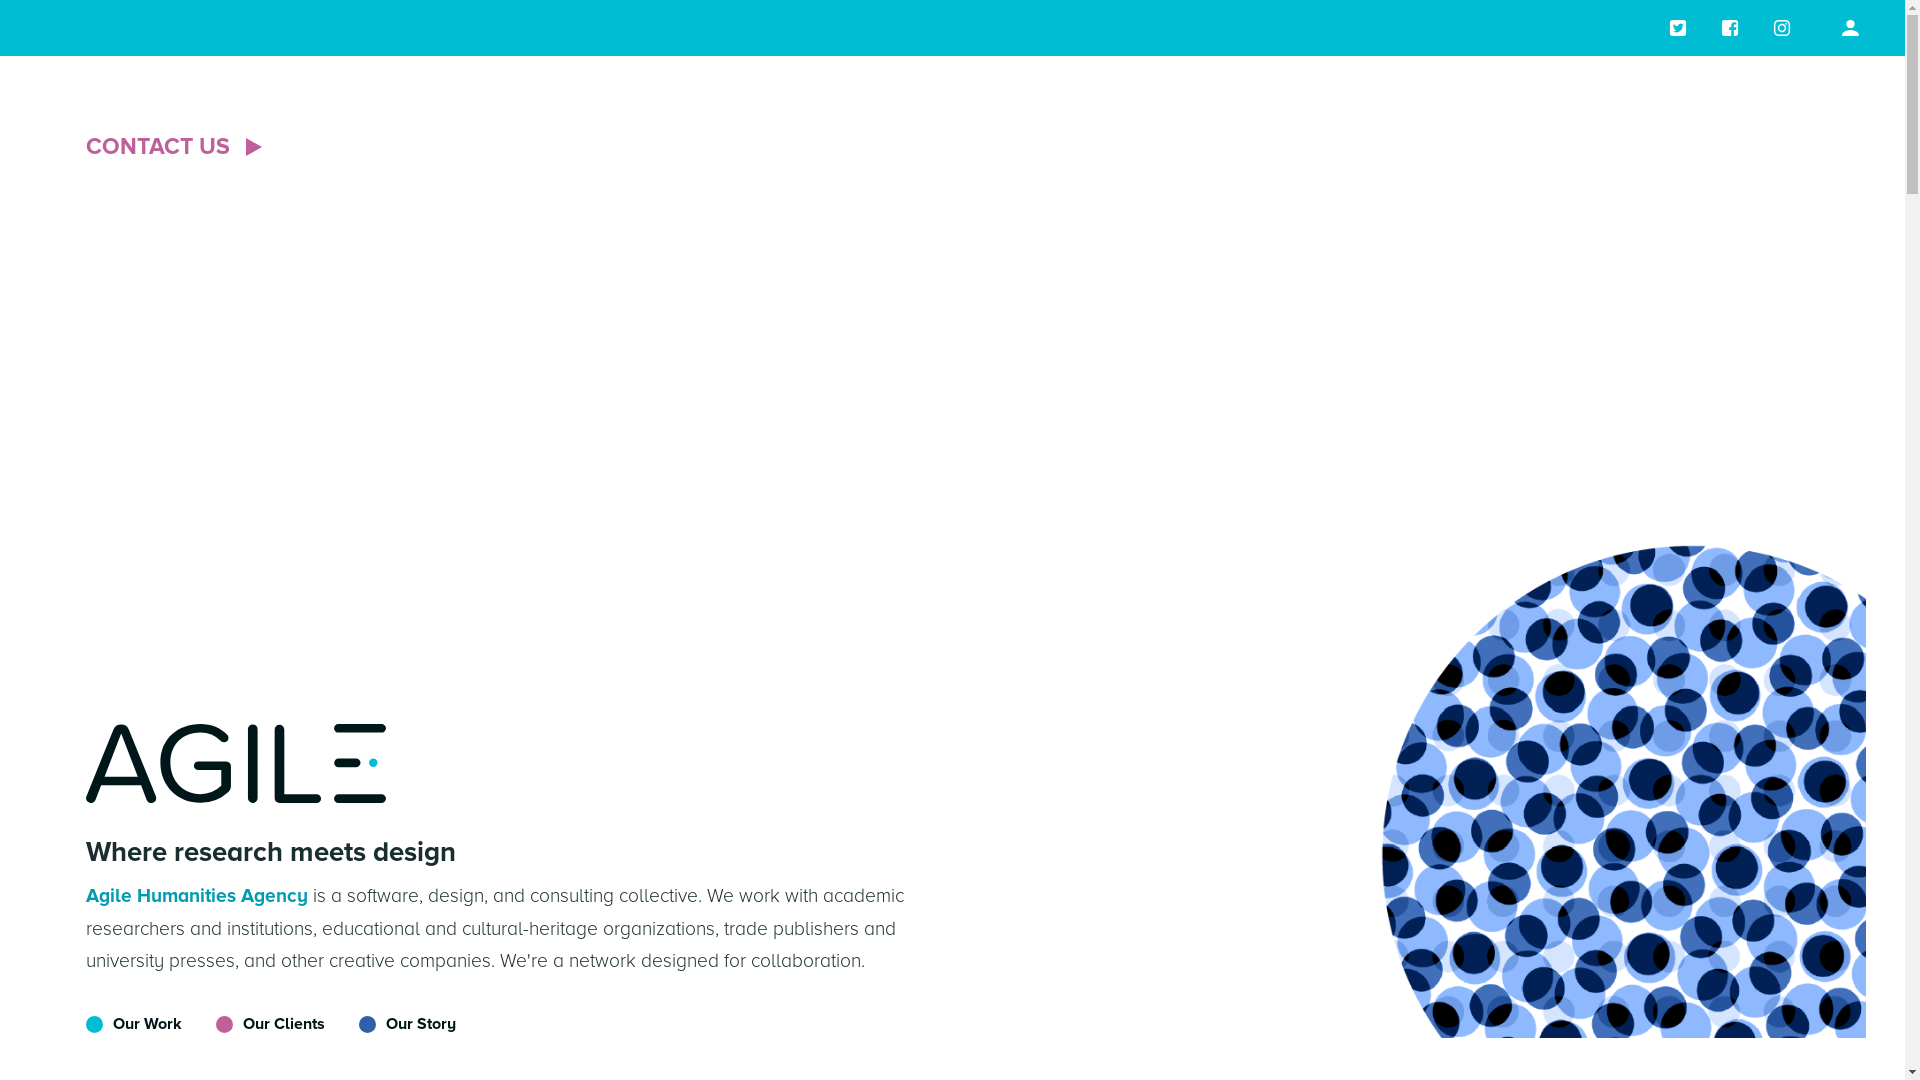 The image size is (1920, 1080). Describe the element at coordinates (1849, 27) in the screenshot. I see `'profile page'` at that location.